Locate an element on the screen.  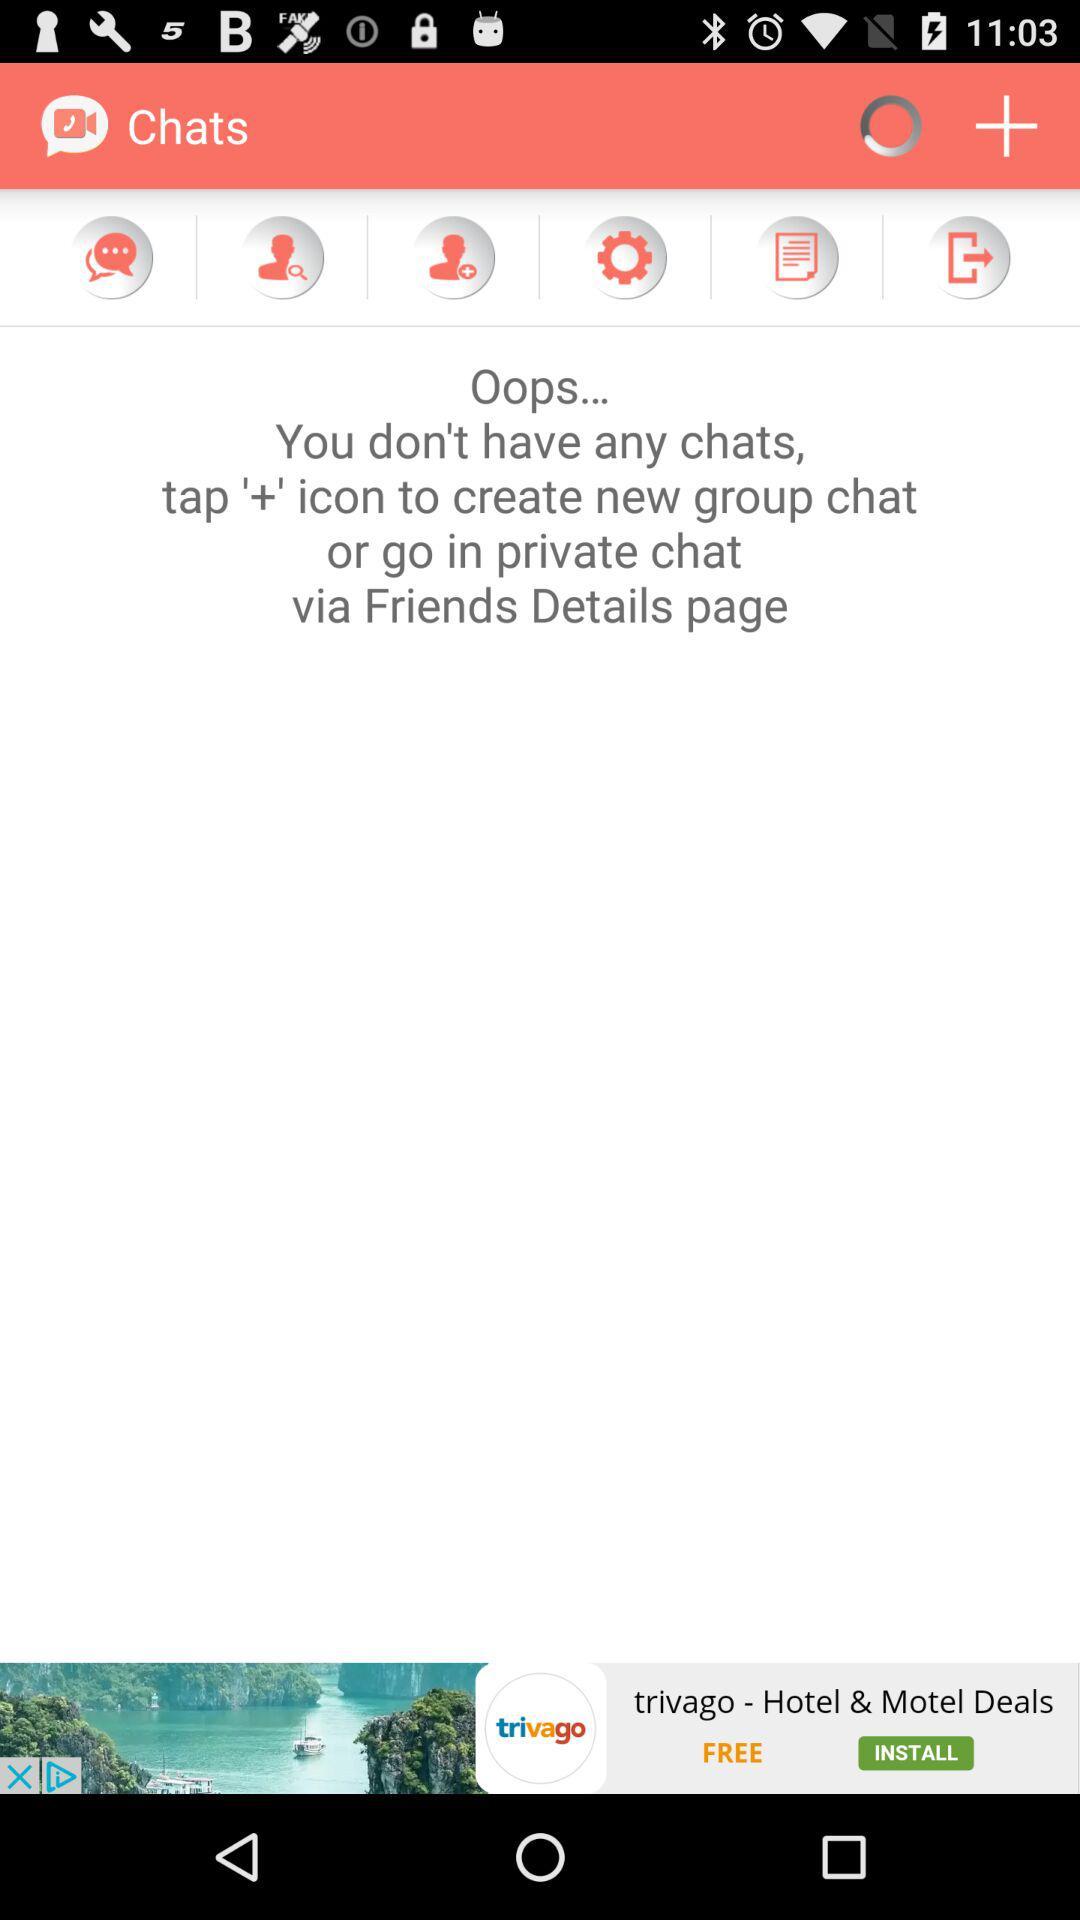
the follow icon is located at coordinates (452, 274).